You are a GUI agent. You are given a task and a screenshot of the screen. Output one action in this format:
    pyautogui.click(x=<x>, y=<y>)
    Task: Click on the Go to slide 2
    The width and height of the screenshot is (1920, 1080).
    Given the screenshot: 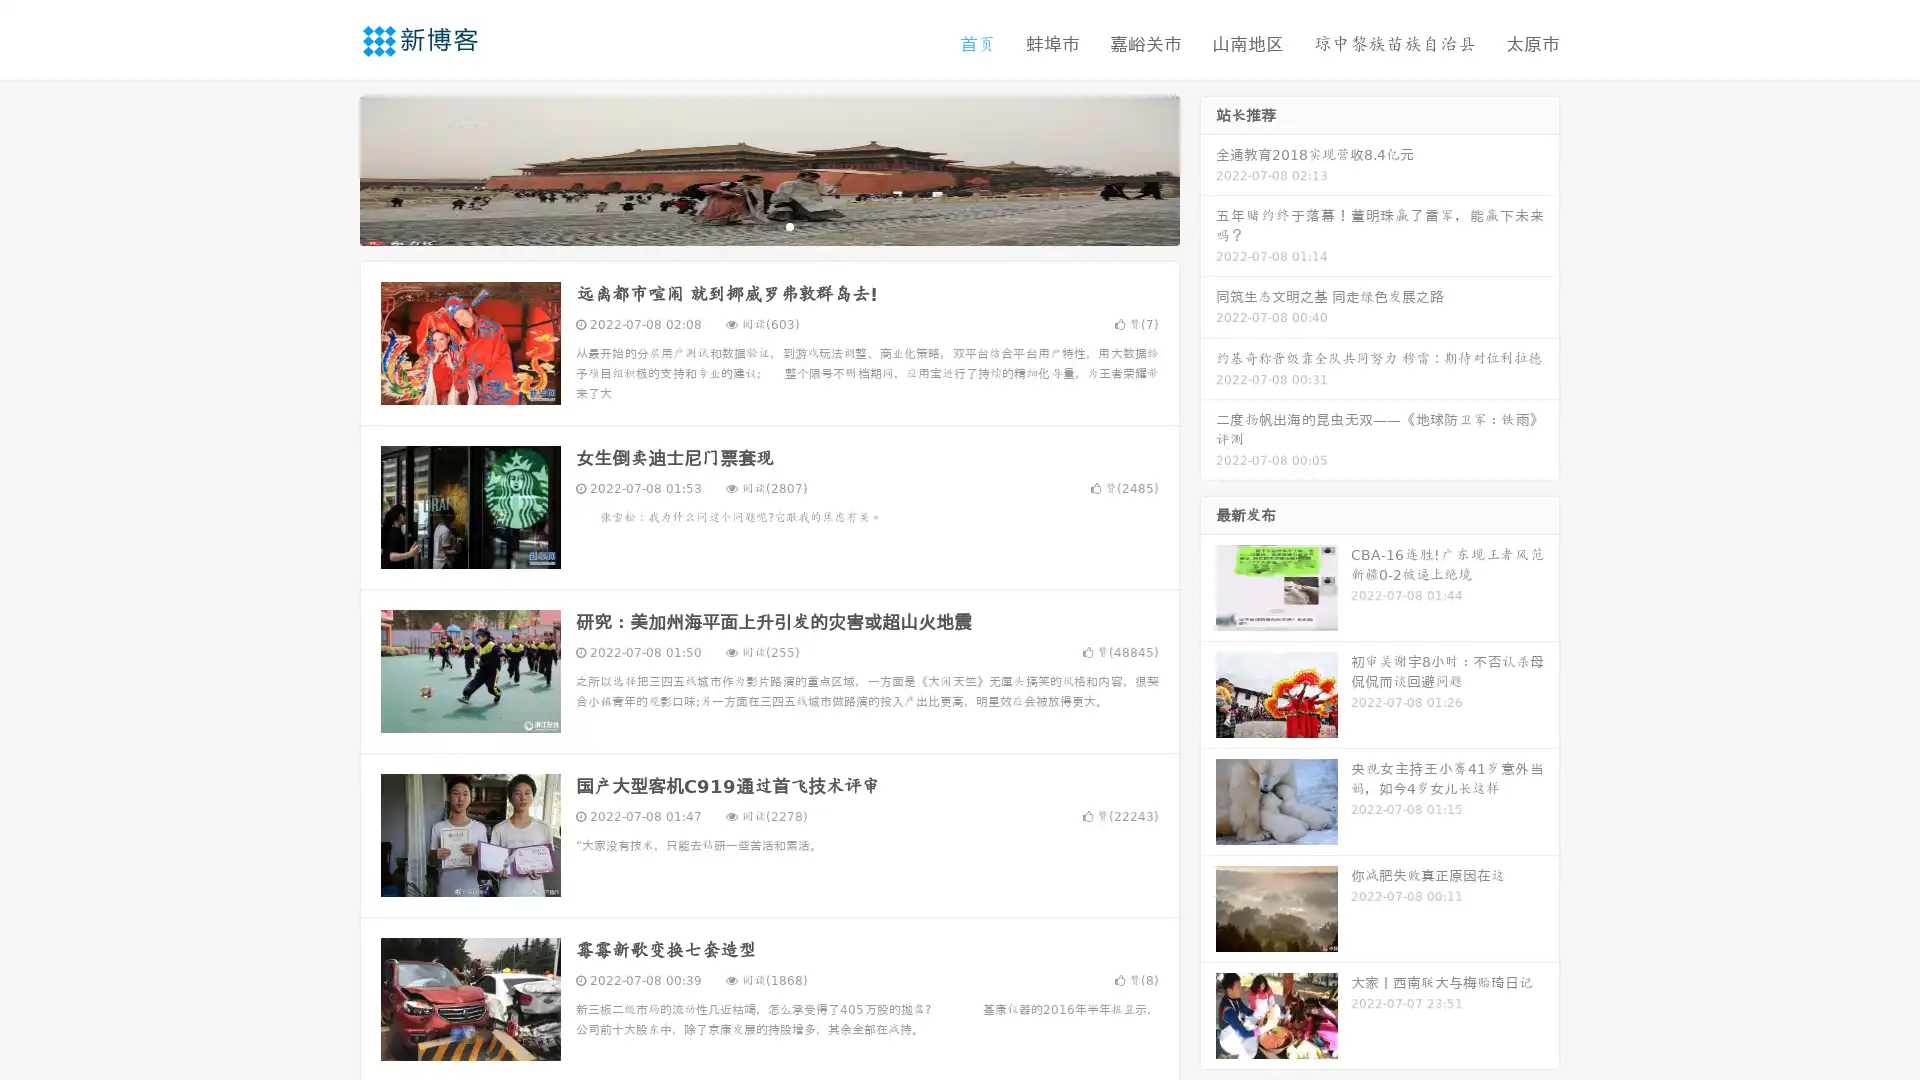 What is the action you would take?
    pyautogui.click(x=768, y=225)
    